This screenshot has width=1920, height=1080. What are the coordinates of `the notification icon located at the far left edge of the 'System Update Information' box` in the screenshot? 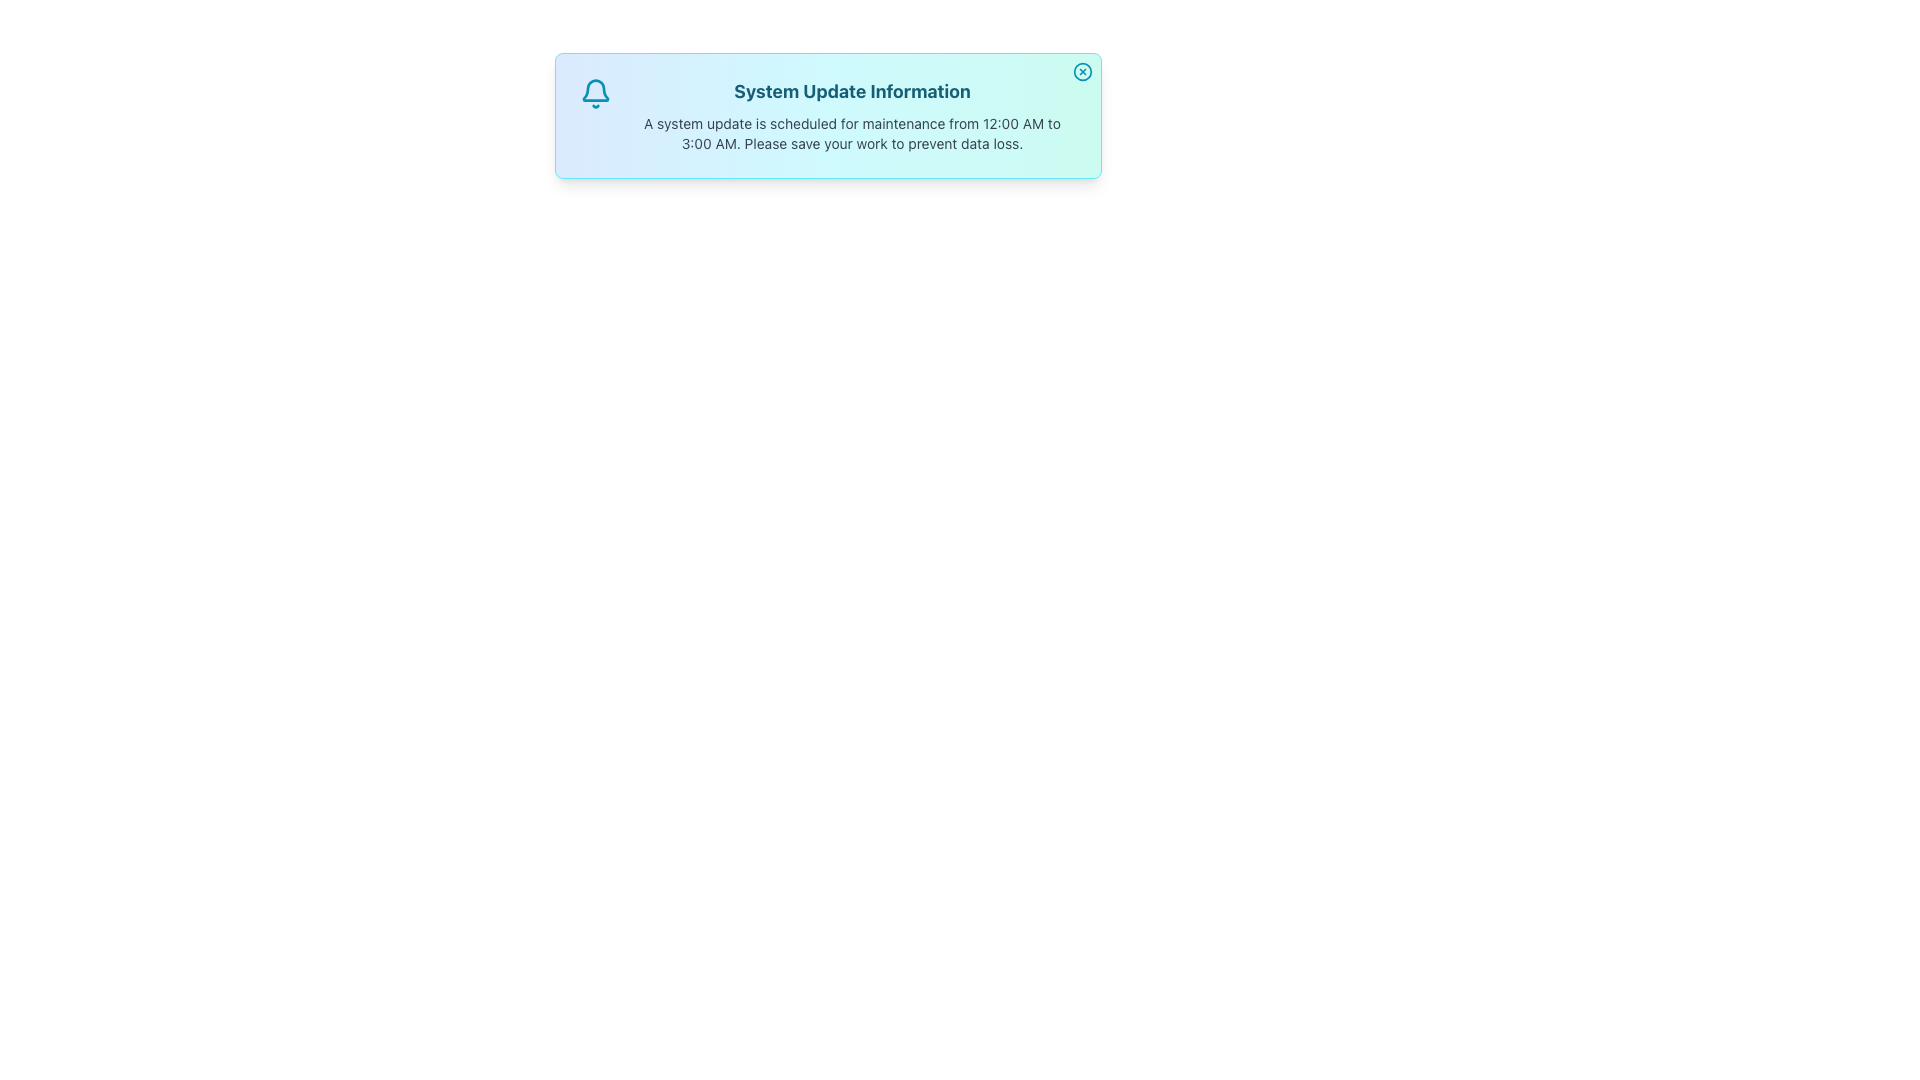 It's located at (594, 93).